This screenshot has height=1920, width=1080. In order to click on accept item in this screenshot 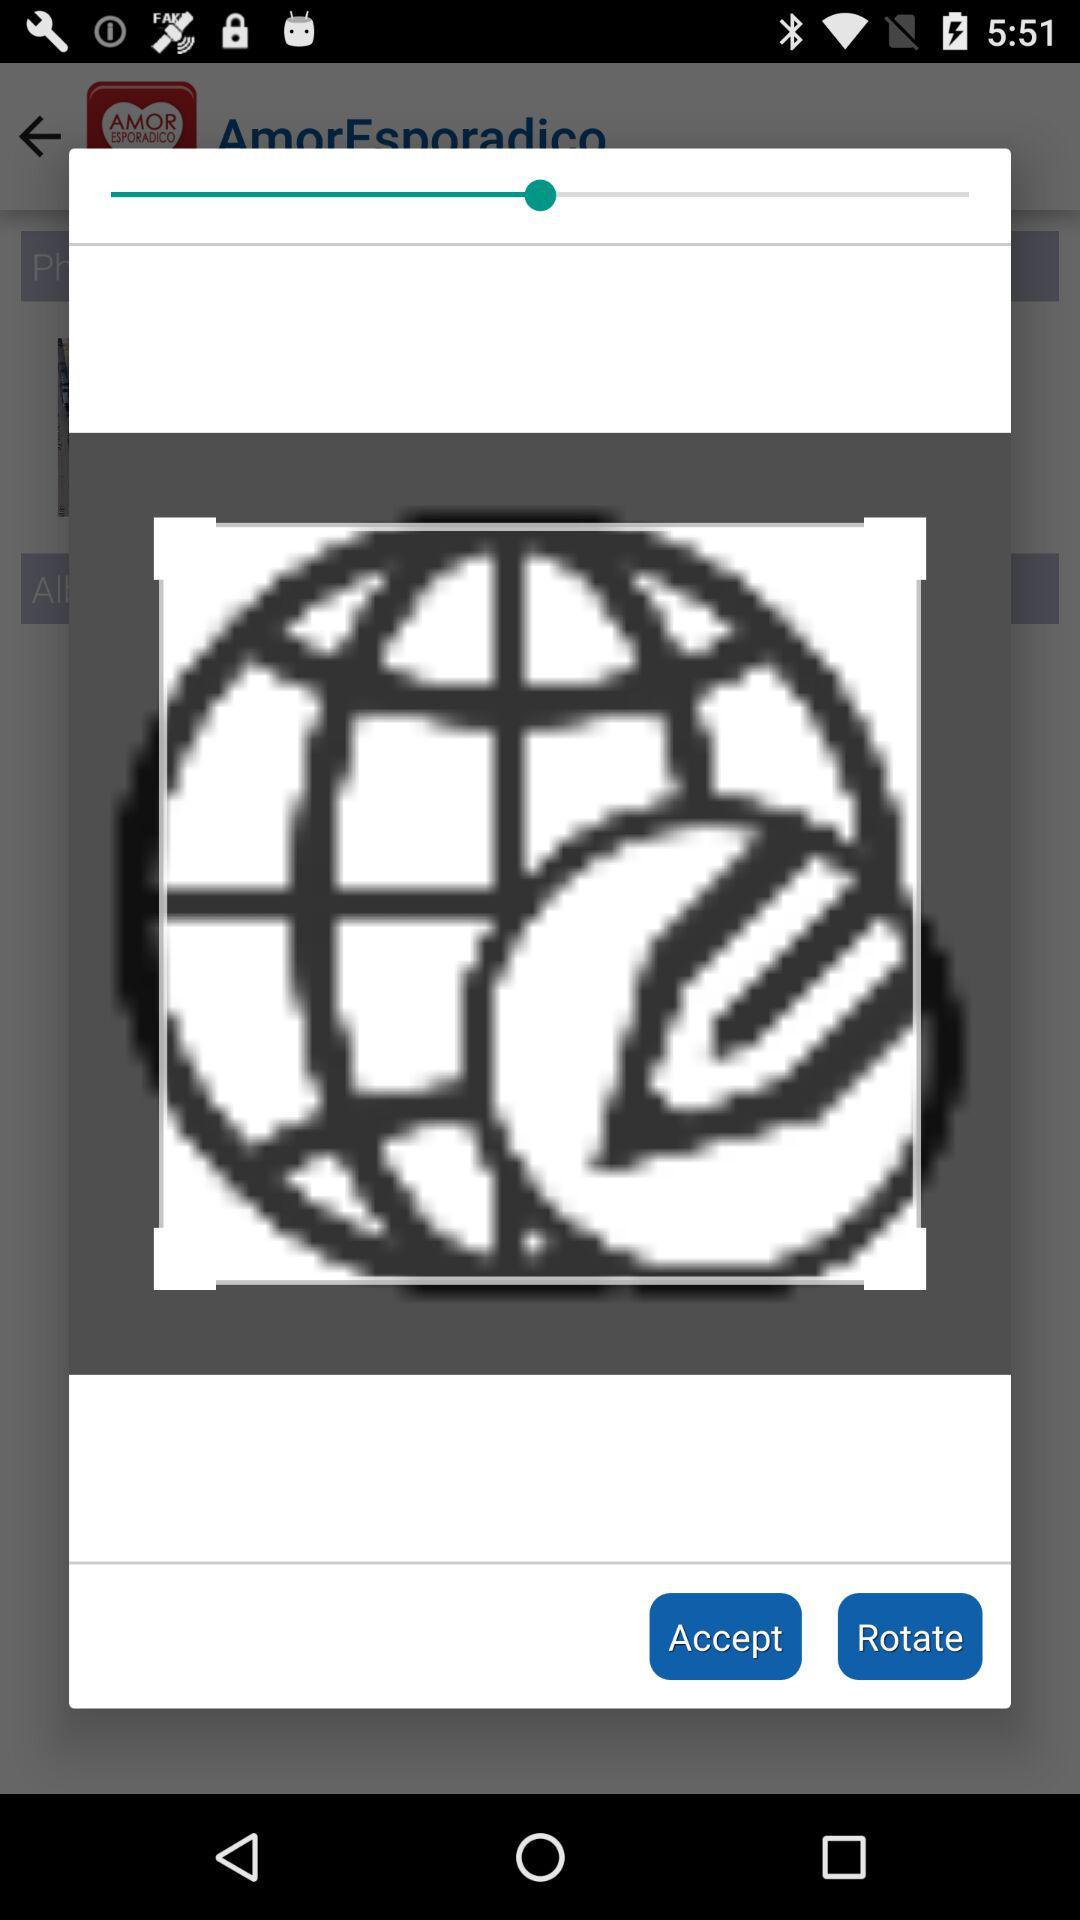, I will do `click(725, 1636)`.